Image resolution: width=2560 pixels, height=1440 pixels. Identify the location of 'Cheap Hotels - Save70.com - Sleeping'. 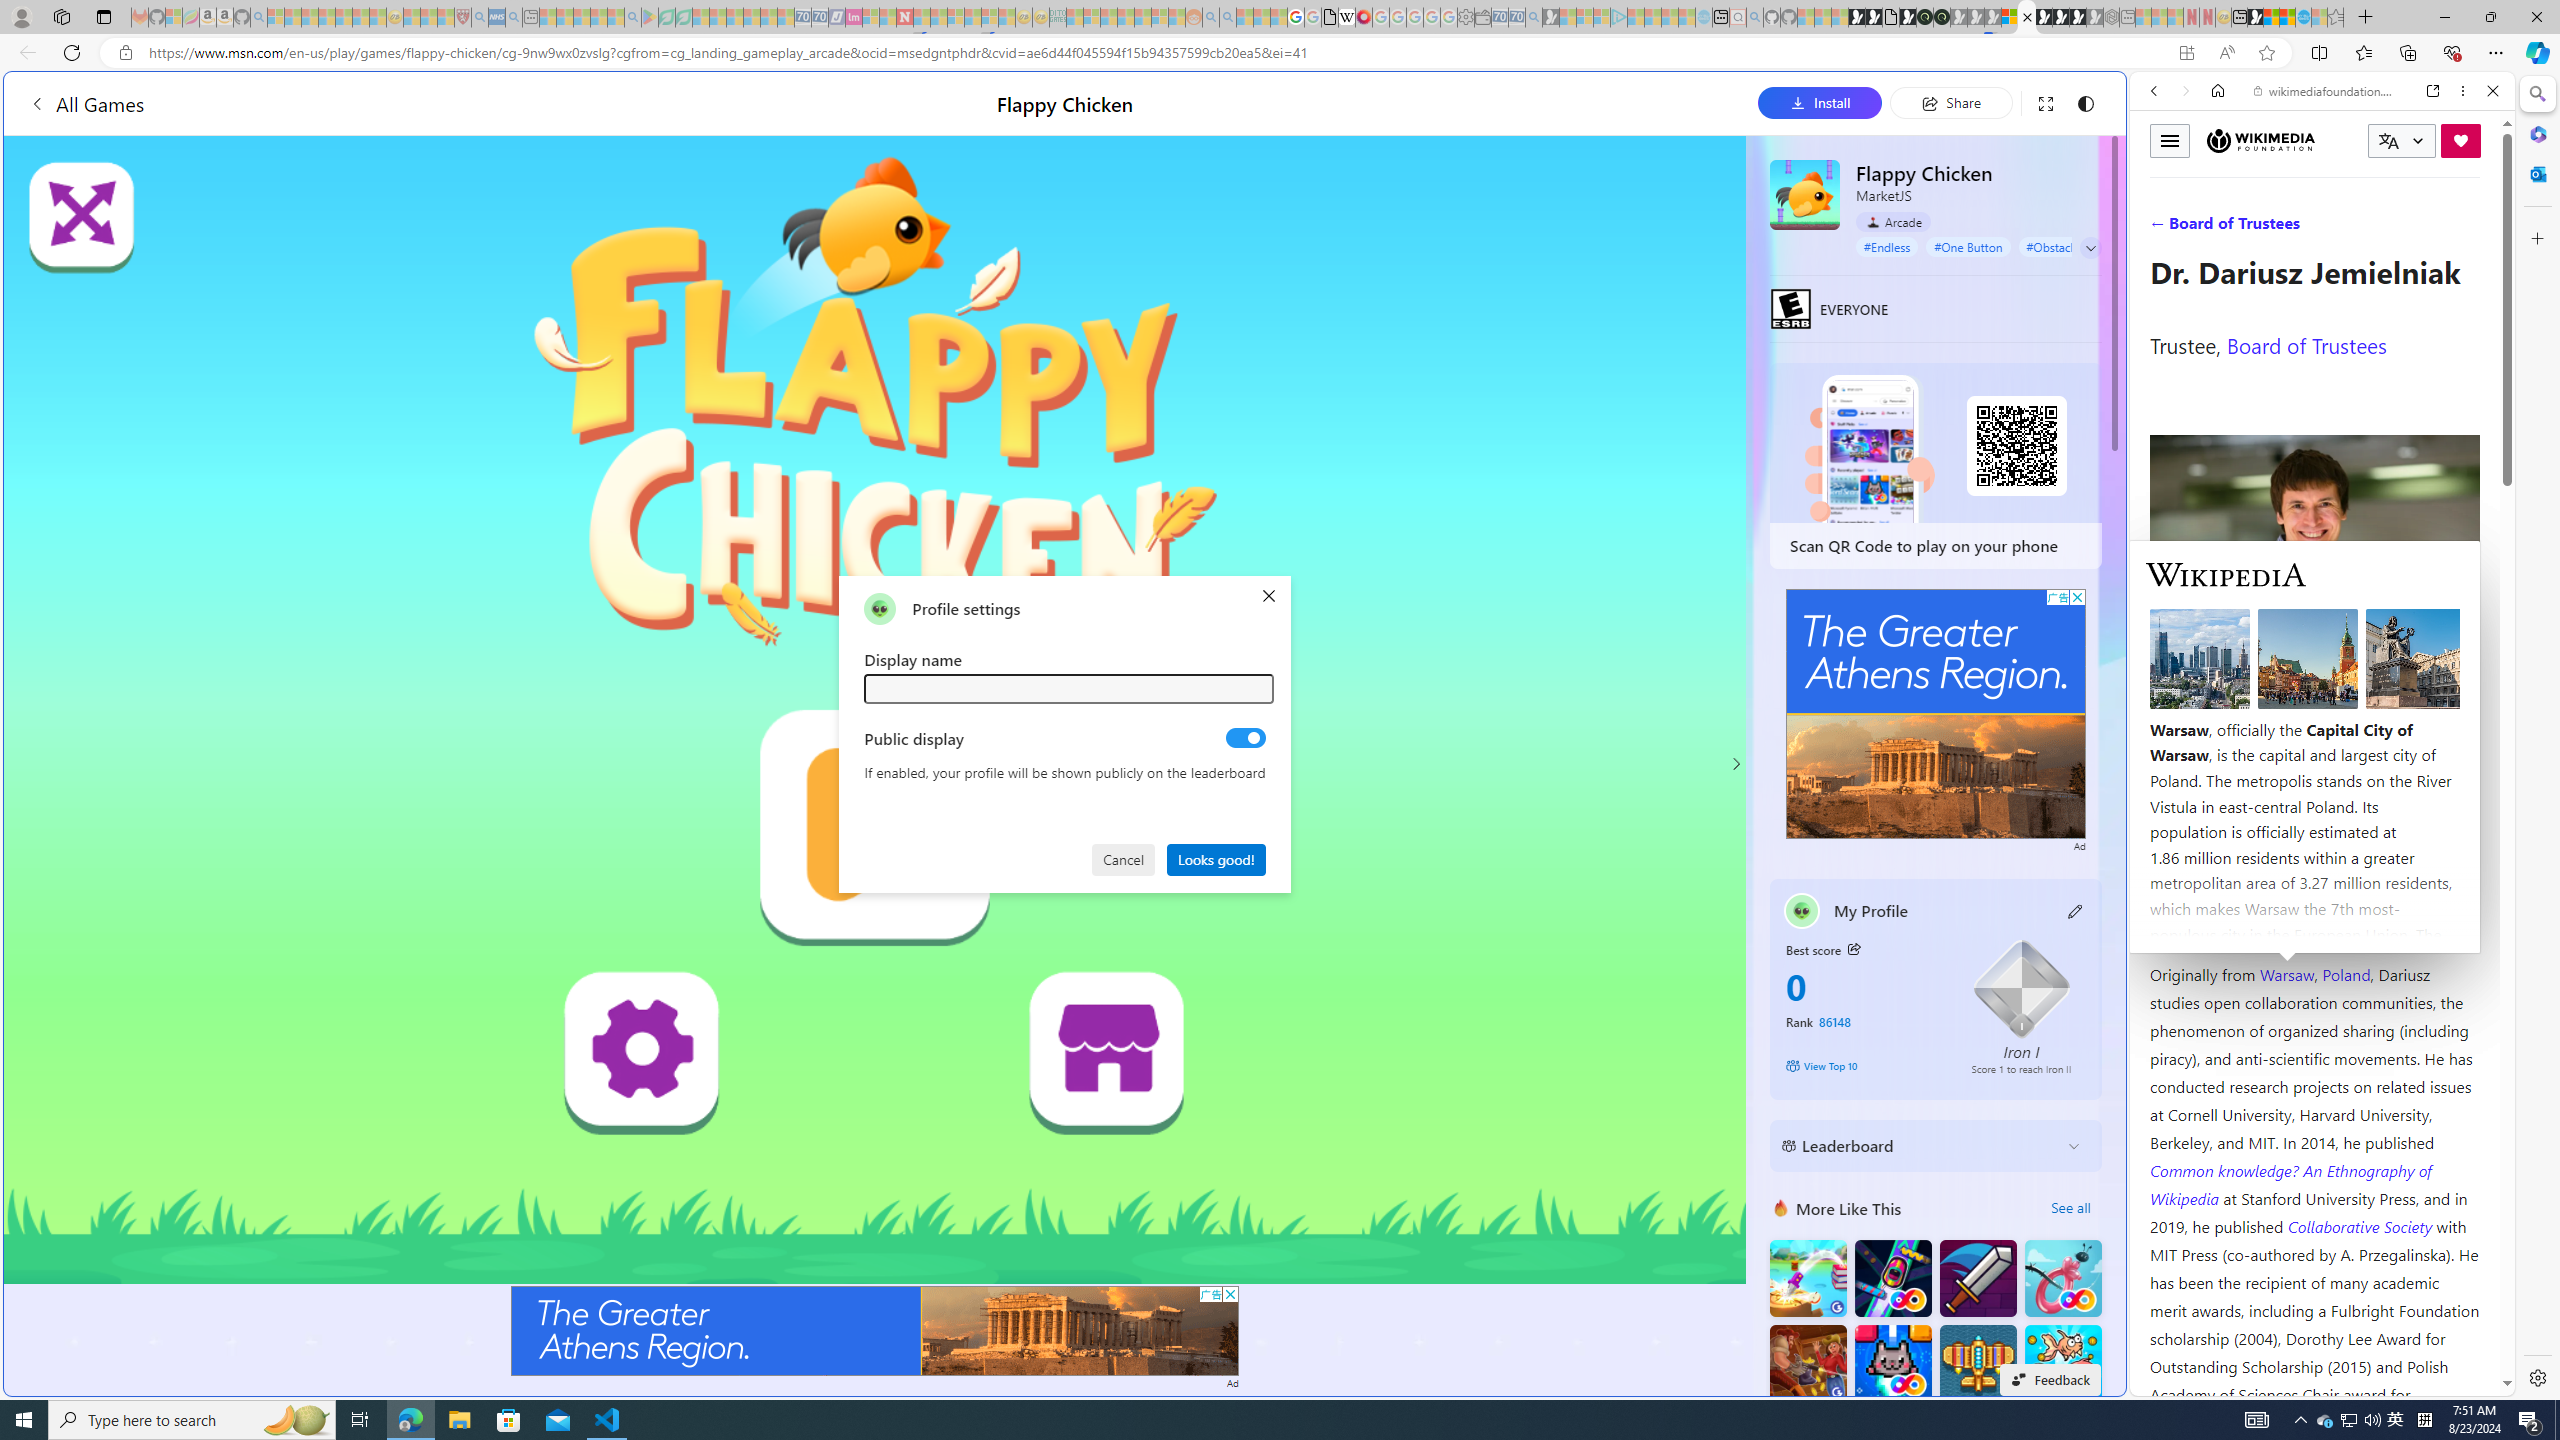
(819, 16).